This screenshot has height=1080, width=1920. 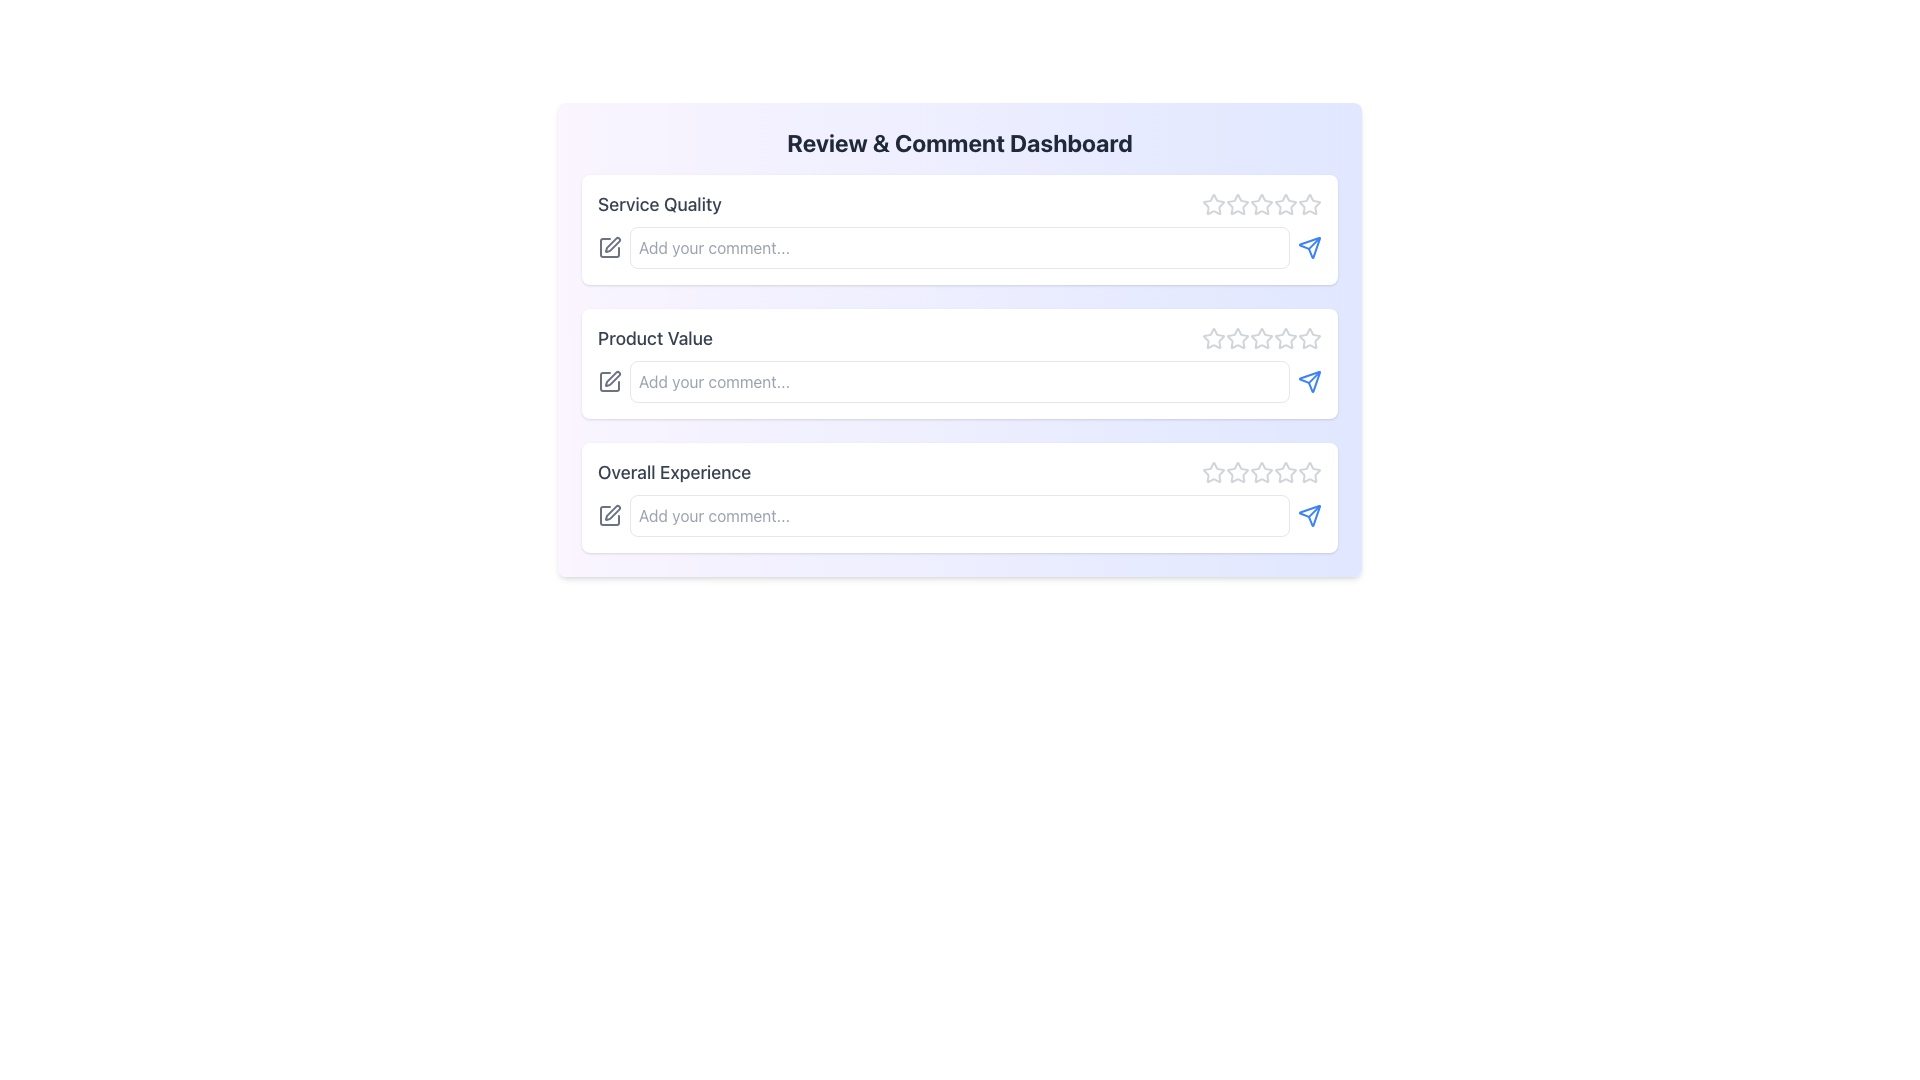 I want to click on the second star icon in the 'Service Quality' rating section to rate it, so click(x=1236, y=204).